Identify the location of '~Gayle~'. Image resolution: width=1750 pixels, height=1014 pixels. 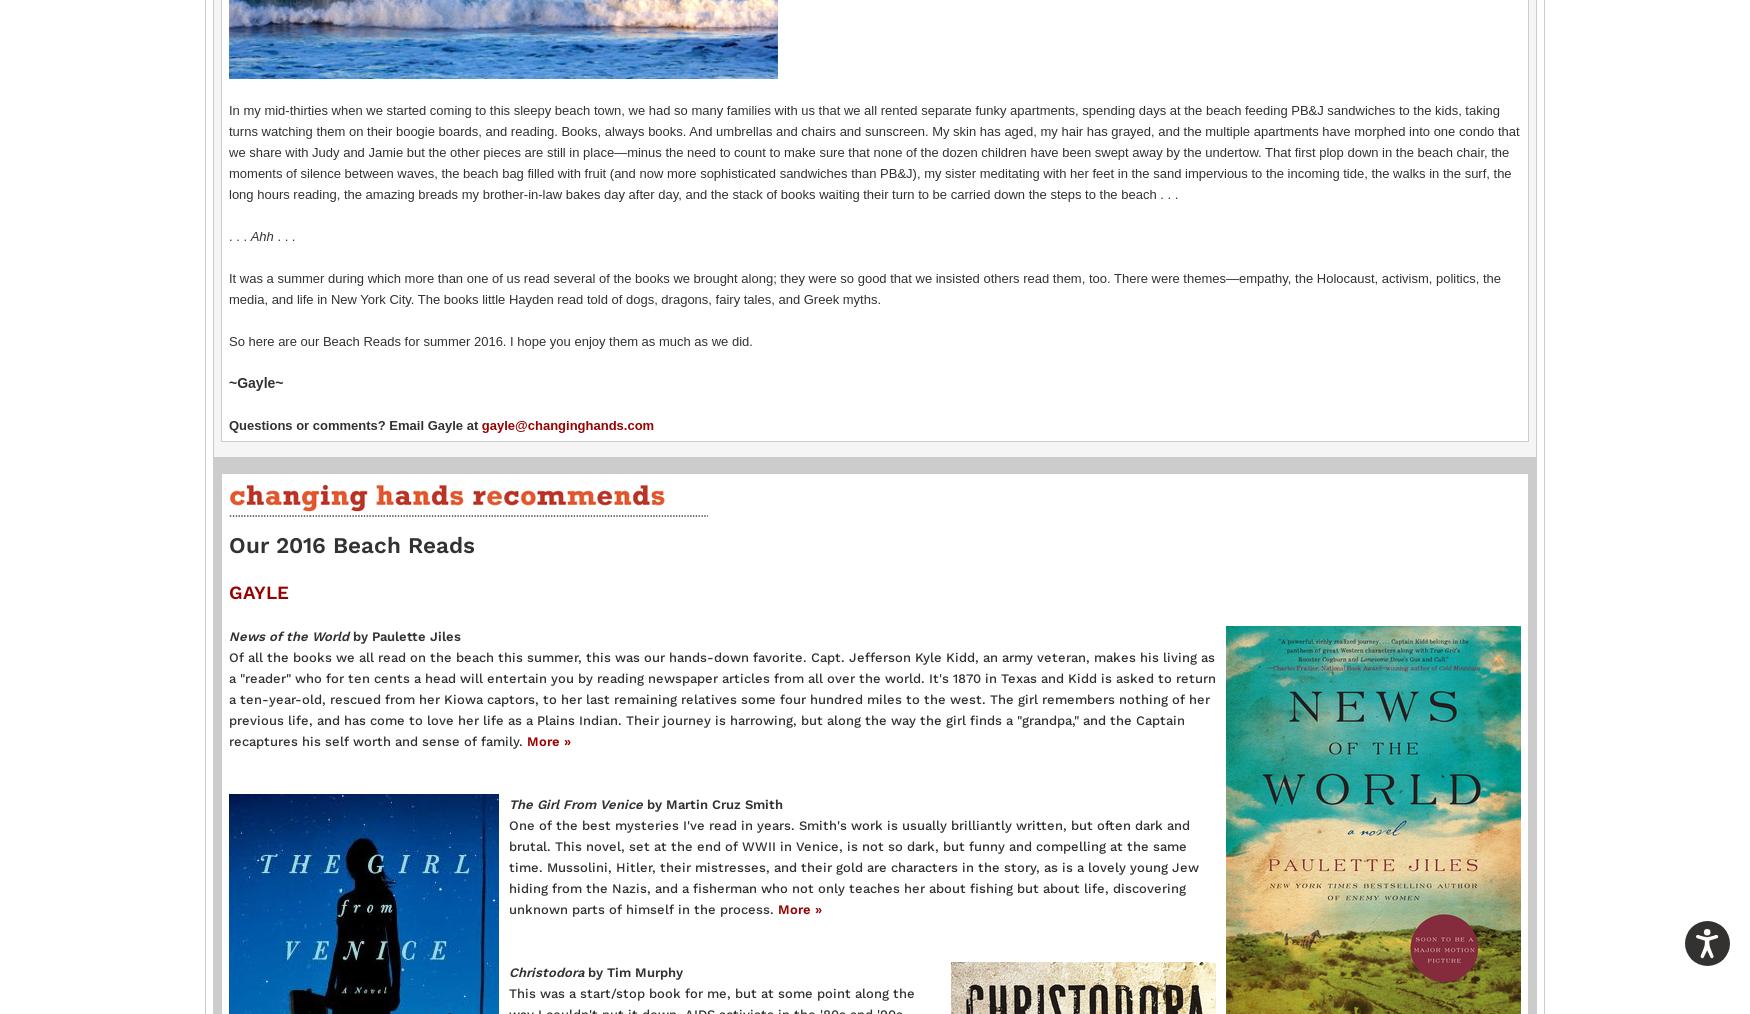
(255, 380).